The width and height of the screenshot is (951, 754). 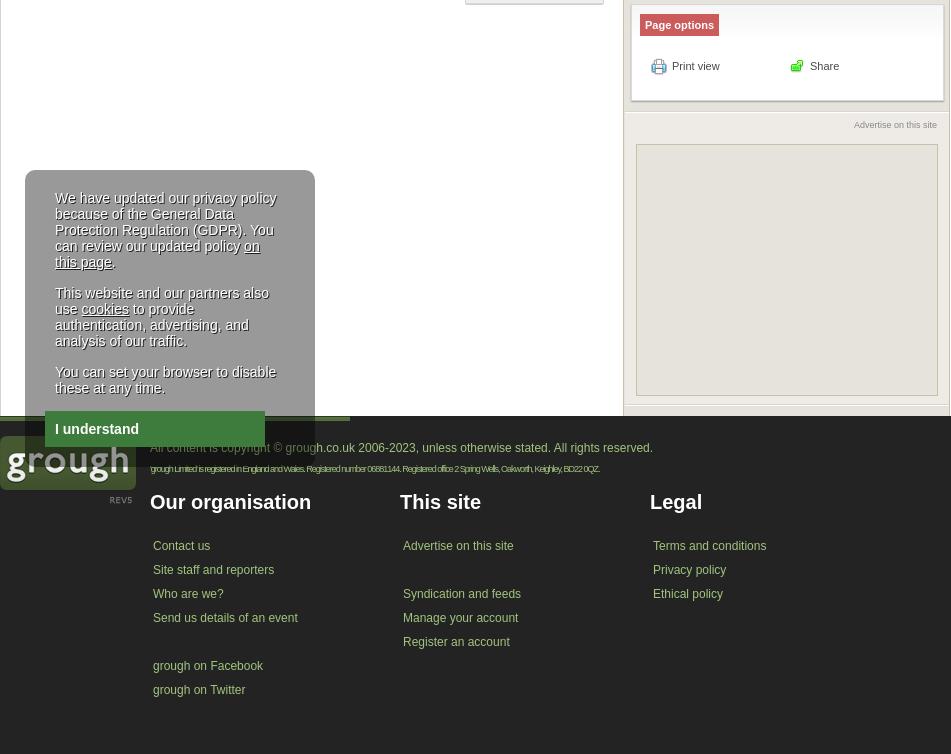 I want to click on 'This website and our partners also use', so click(x=54, y=299).